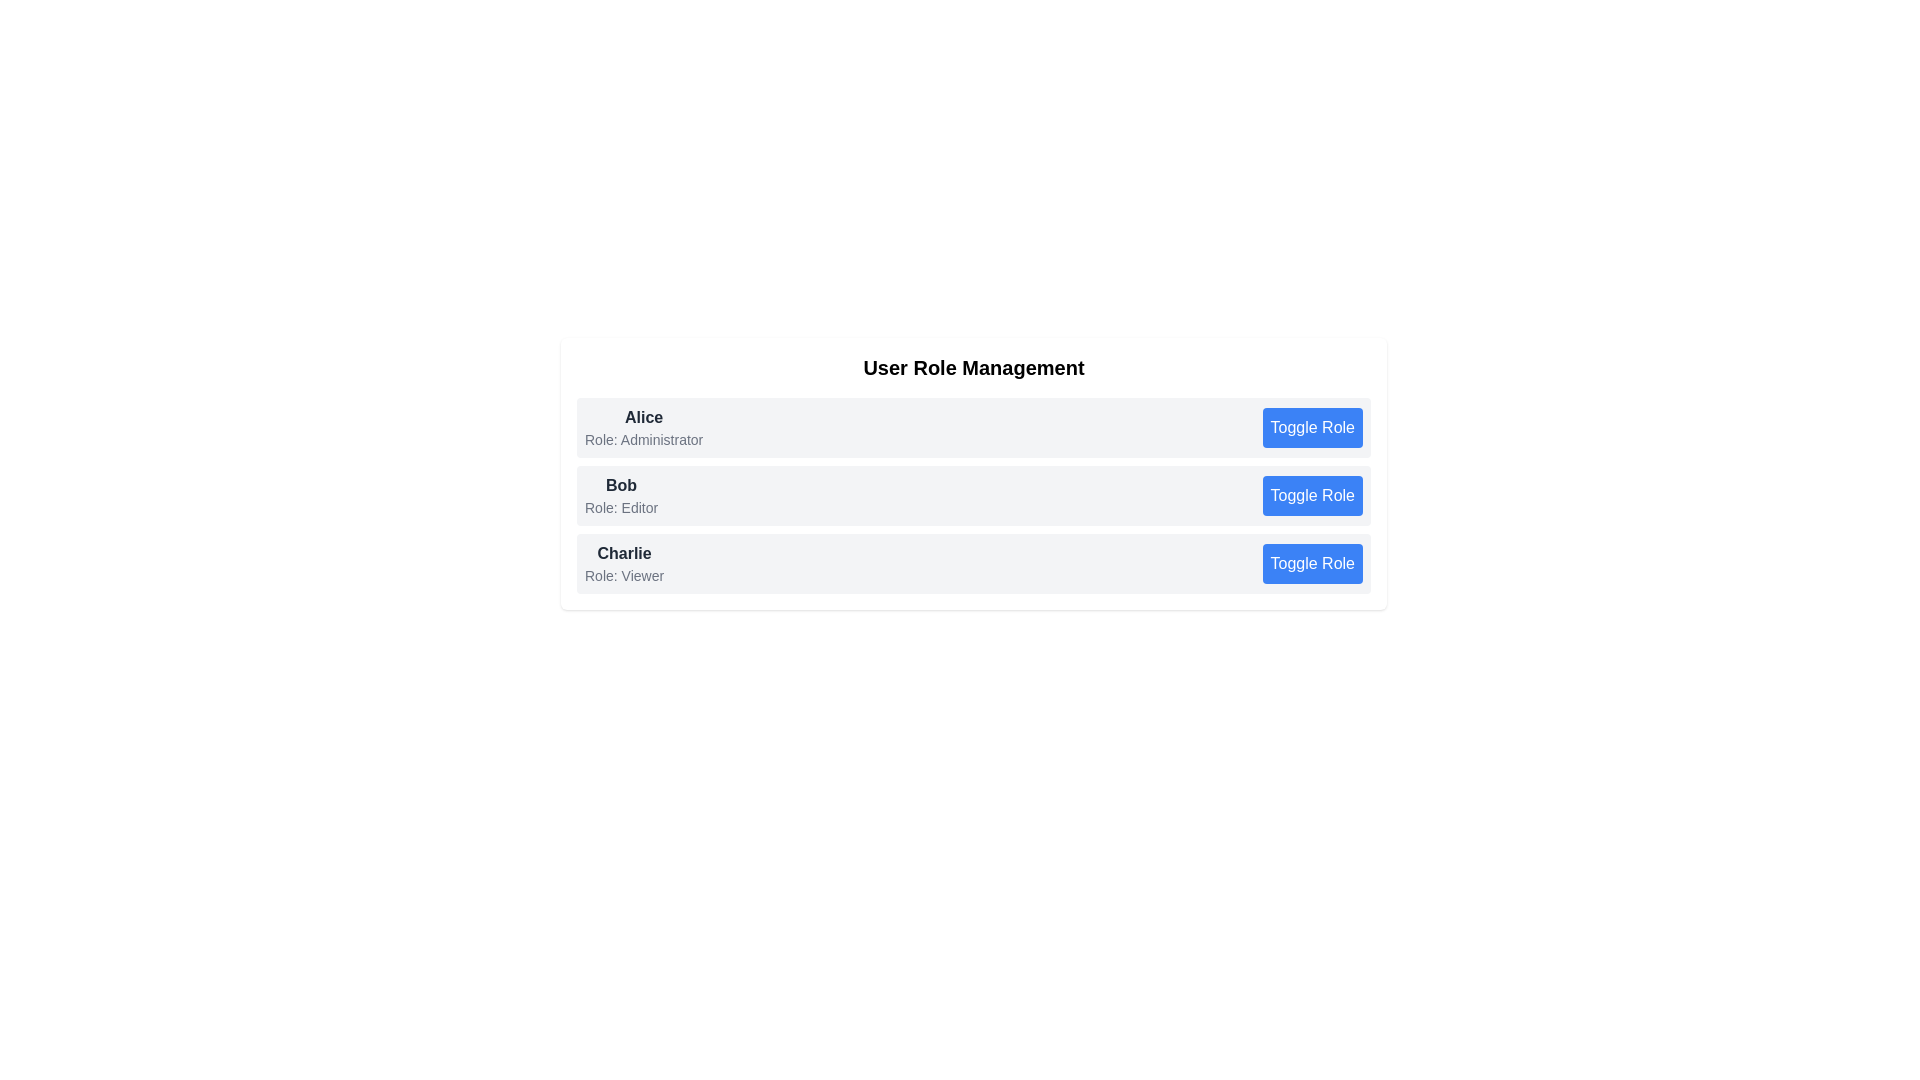 The image size is (1920, 1080). I want to click on the static text label displaying the user's name 'Bob' in the user management interface, so click(620, 486).